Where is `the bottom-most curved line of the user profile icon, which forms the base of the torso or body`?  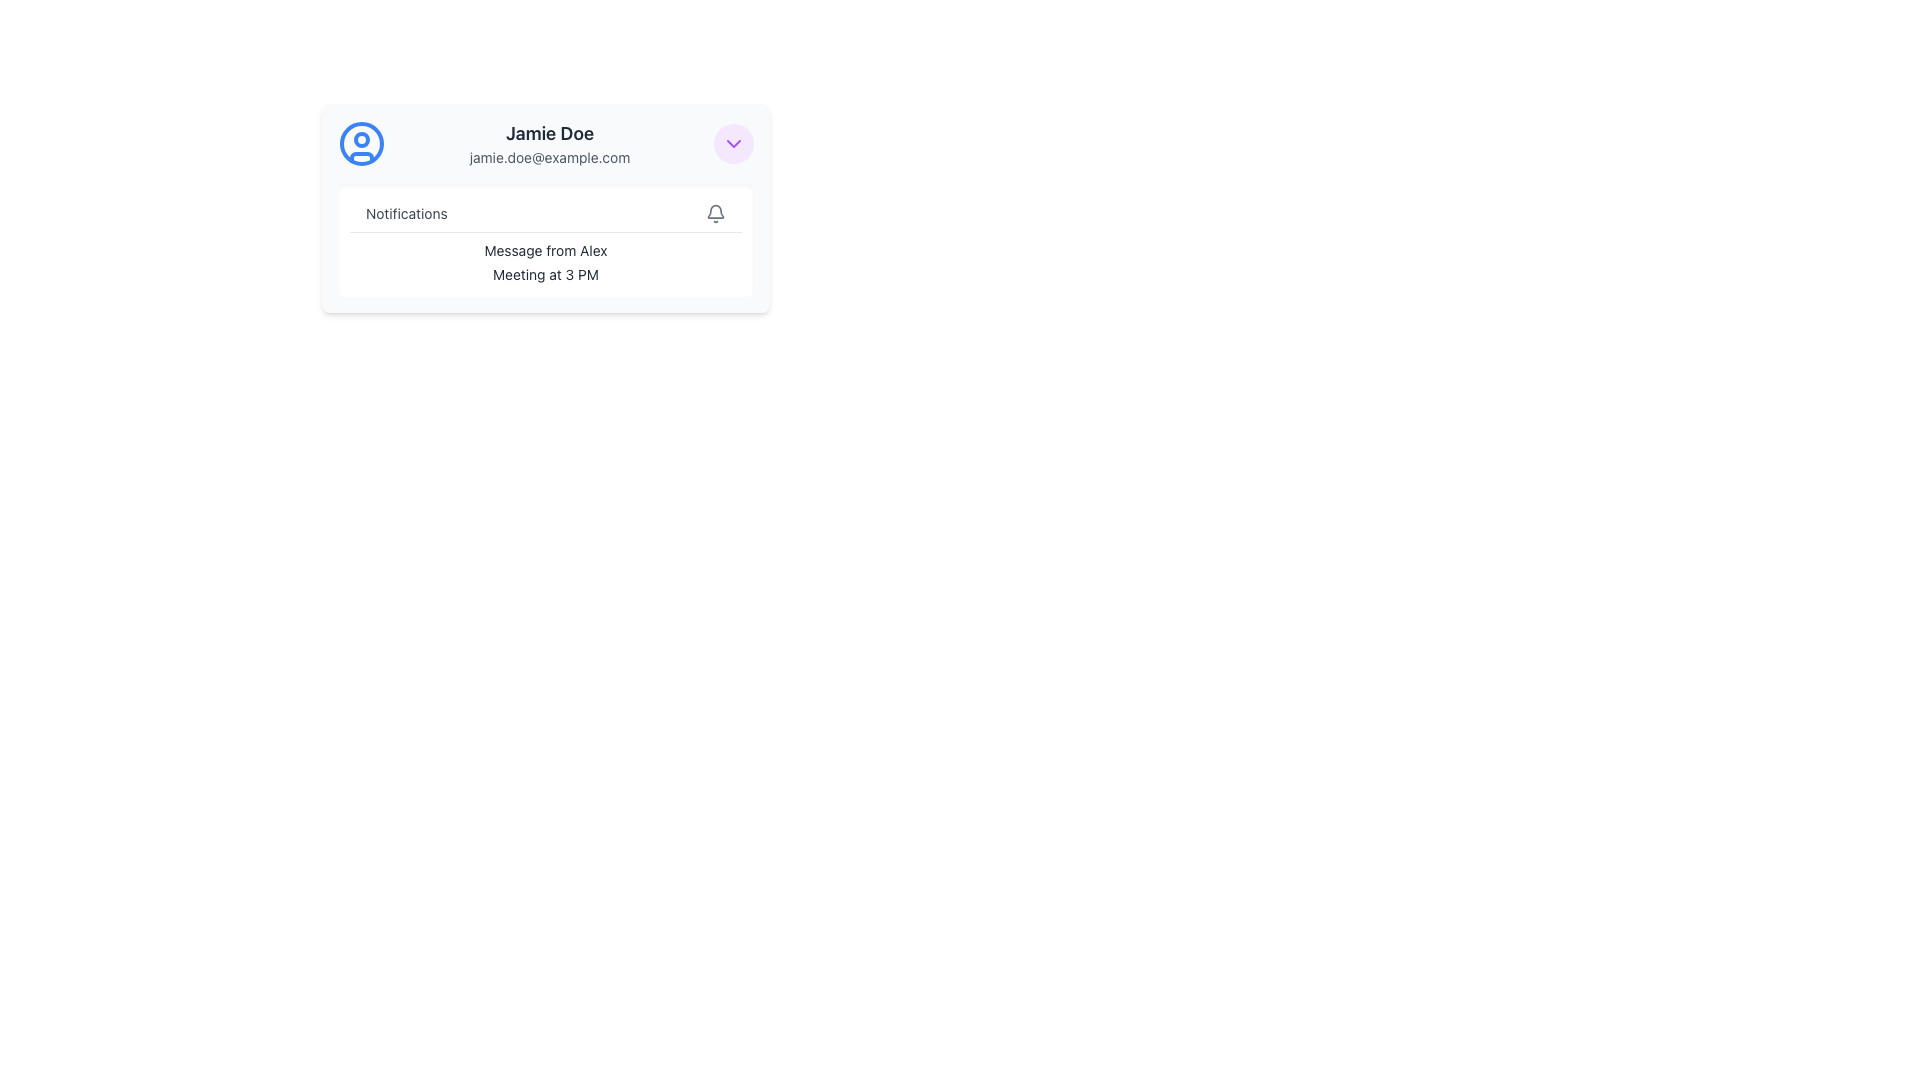 the bottom-most curved line of the user profile icon, which forms the base of the torso or body is located at coordinates (361, 156).